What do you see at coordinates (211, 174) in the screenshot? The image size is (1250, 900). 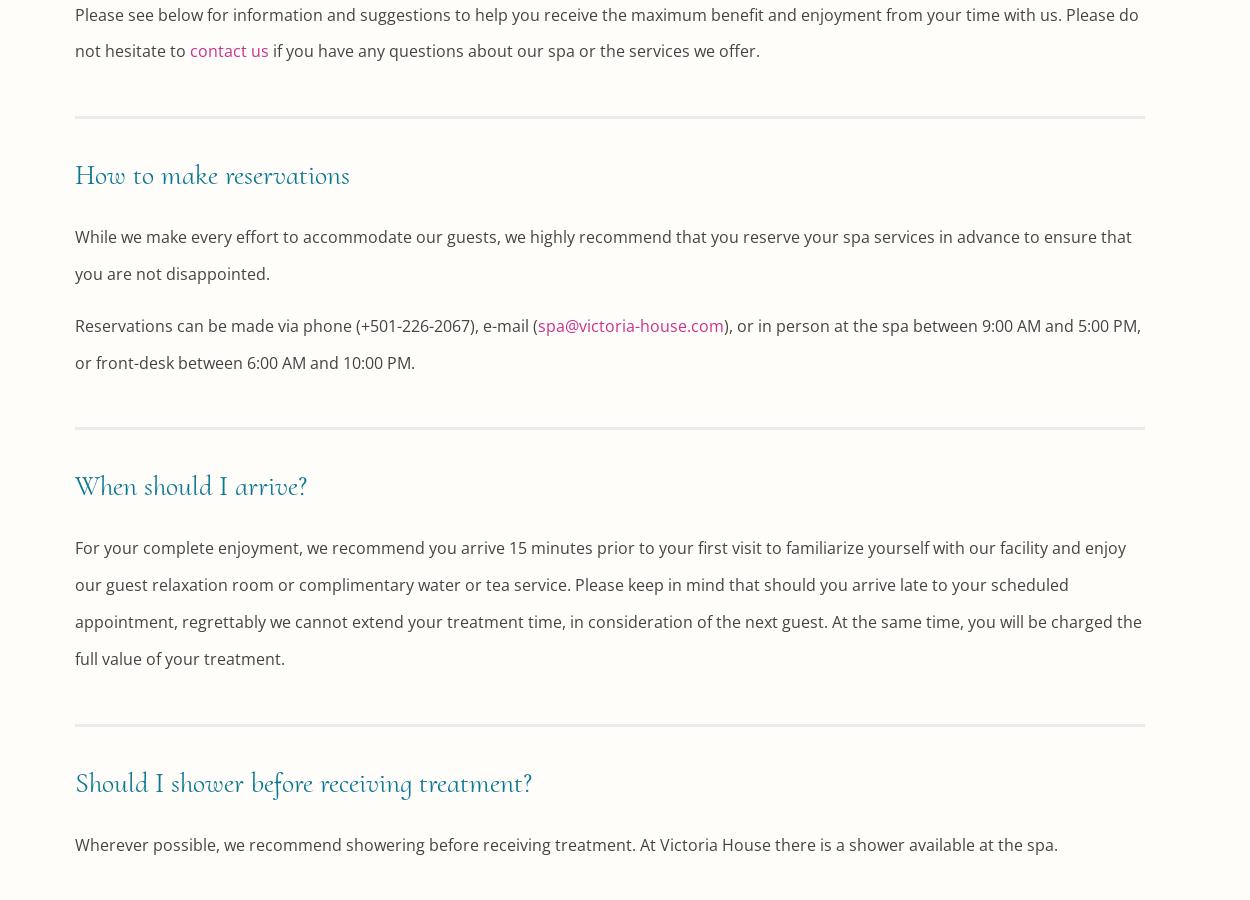 I see `'How to make reservations'` at bounding box center [211, 174].